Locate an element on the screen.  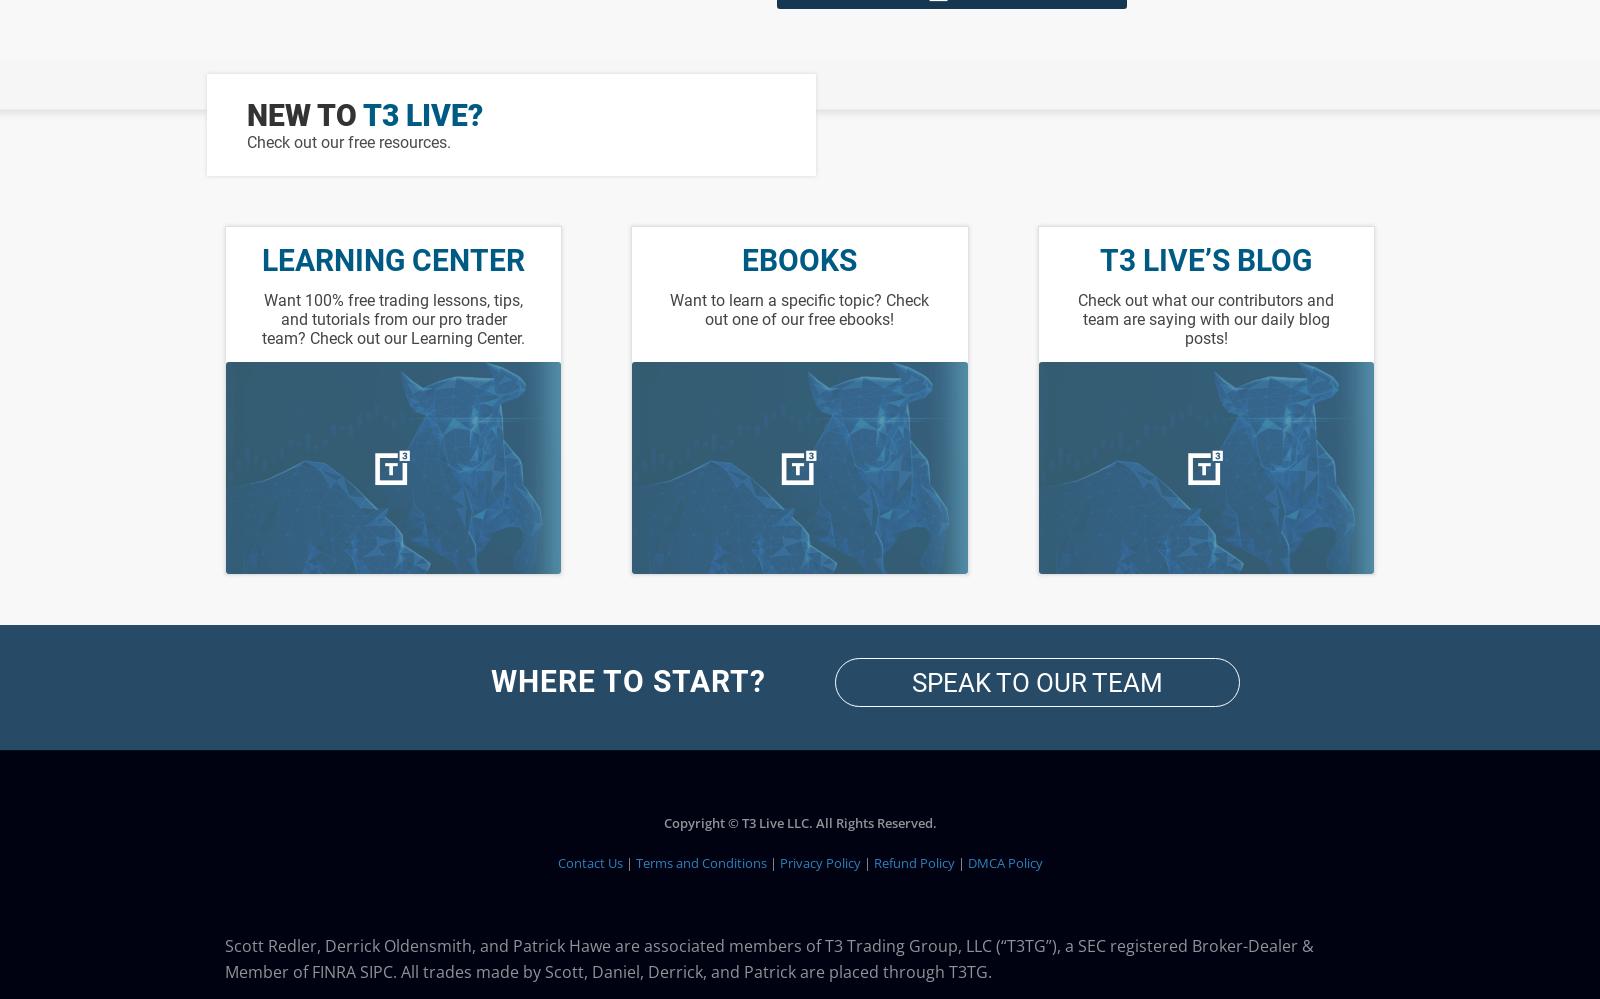
'Copyright © T3 Live LLC. All Rights Reserved.' is located at coordinates (799, 822).